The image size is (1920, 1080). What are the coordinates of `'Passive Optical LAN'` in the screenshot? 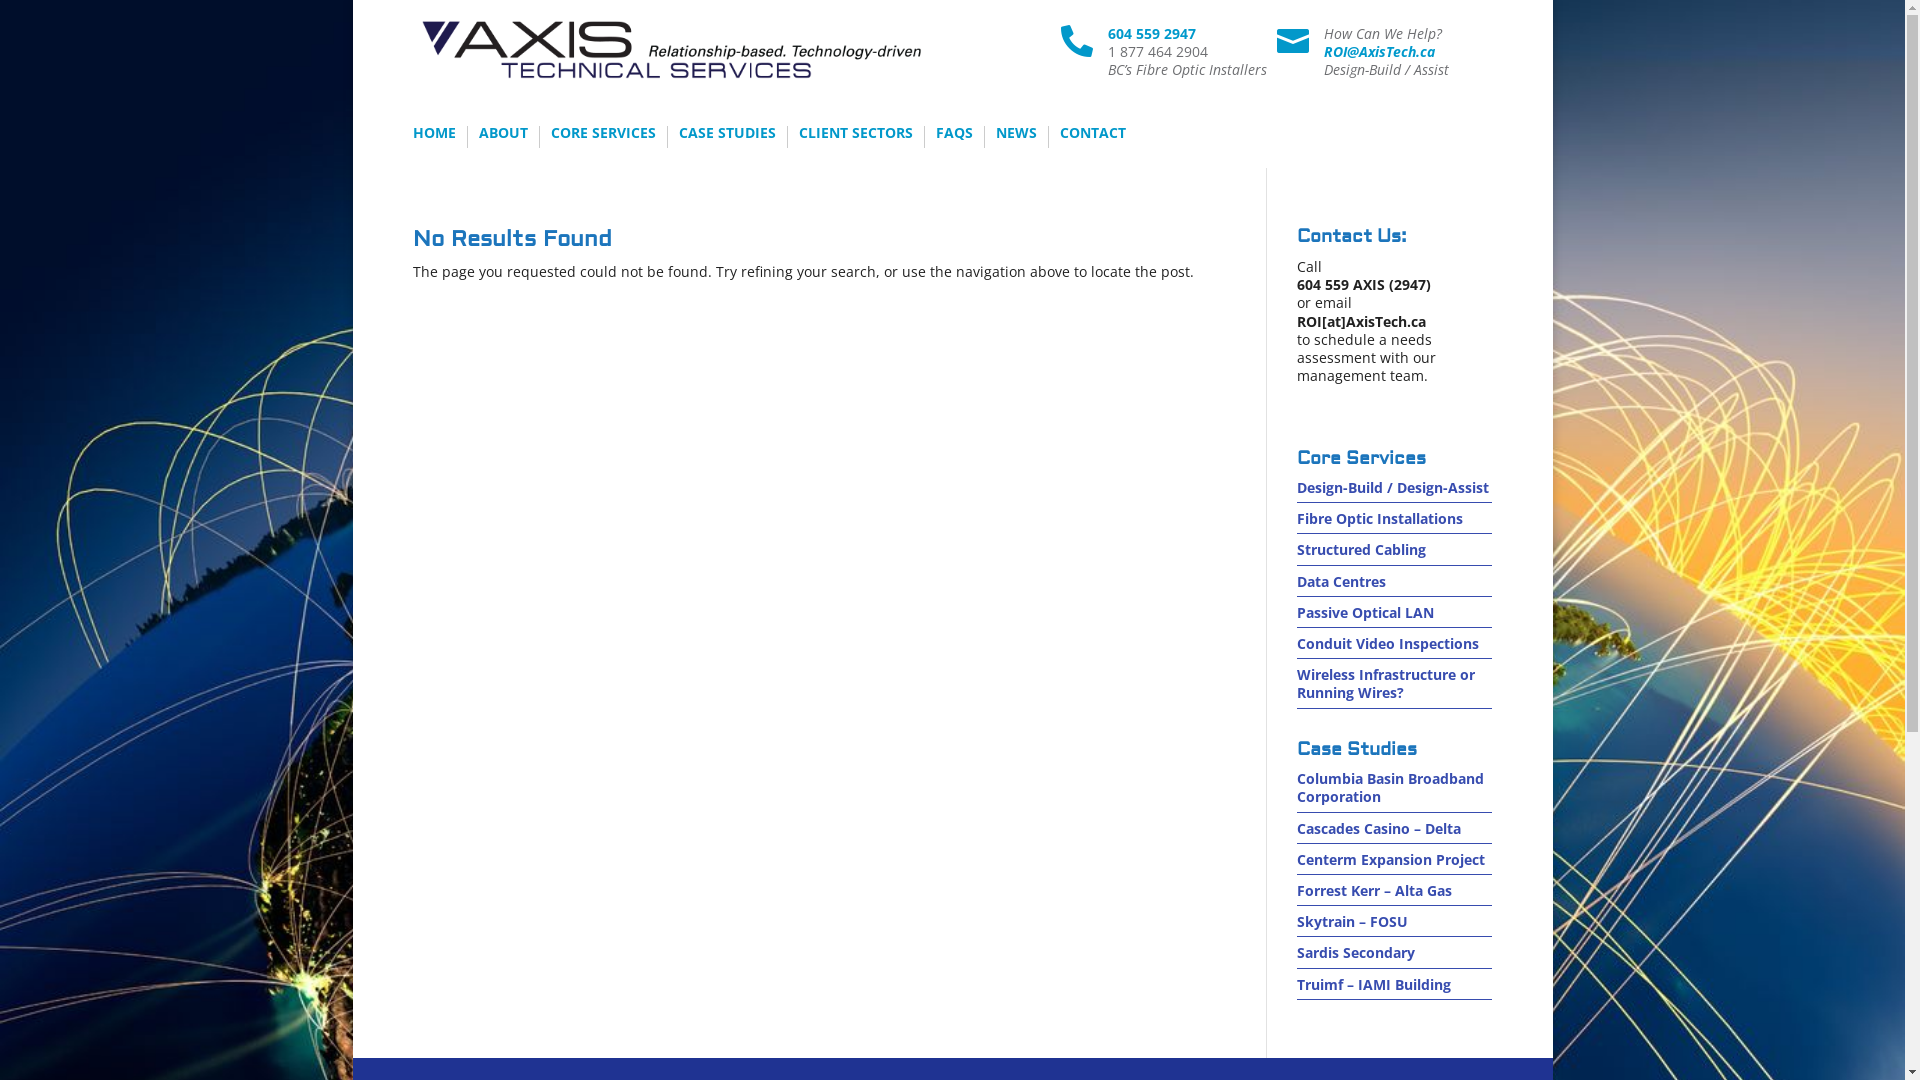 It's located at (1364, 611).